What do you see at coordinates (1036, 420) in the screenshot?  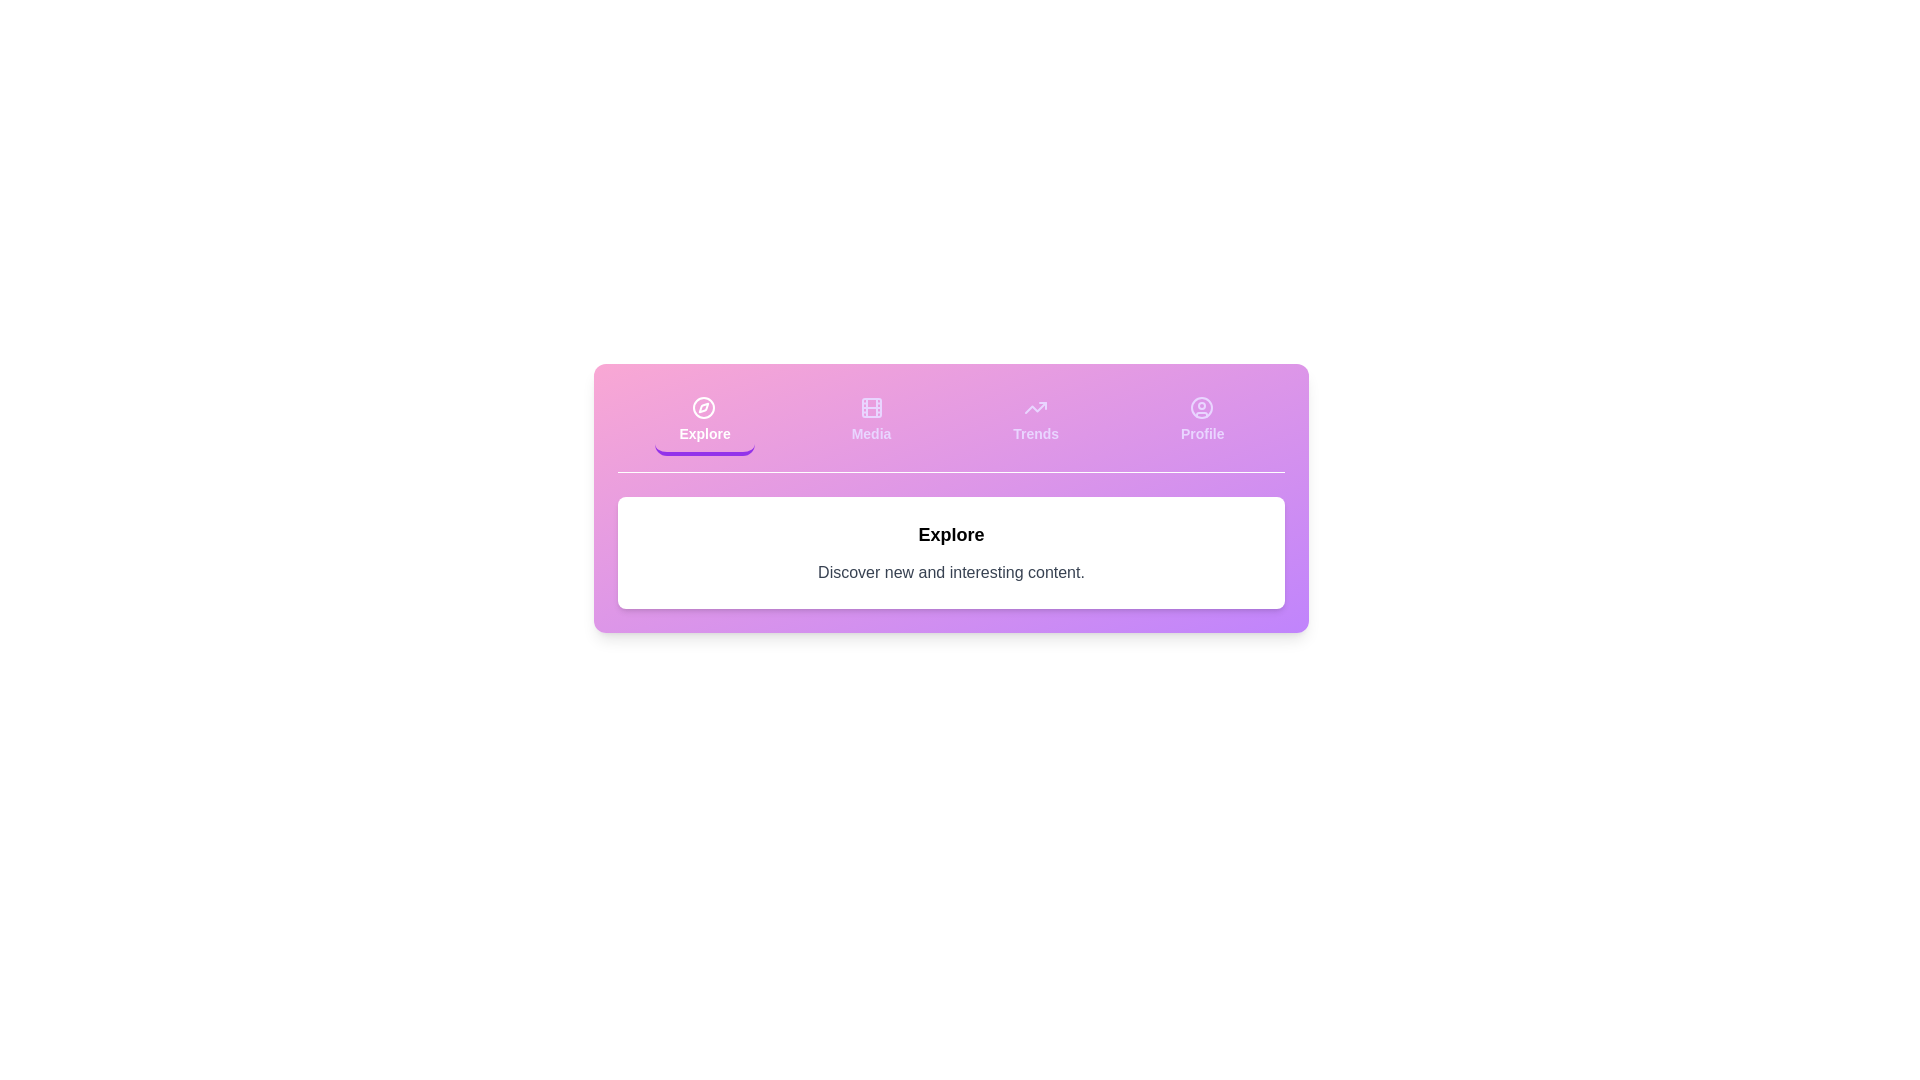 I see `the tab button labeled Trends to switch to the corresponding tab` at bounding box center [1036, 420].